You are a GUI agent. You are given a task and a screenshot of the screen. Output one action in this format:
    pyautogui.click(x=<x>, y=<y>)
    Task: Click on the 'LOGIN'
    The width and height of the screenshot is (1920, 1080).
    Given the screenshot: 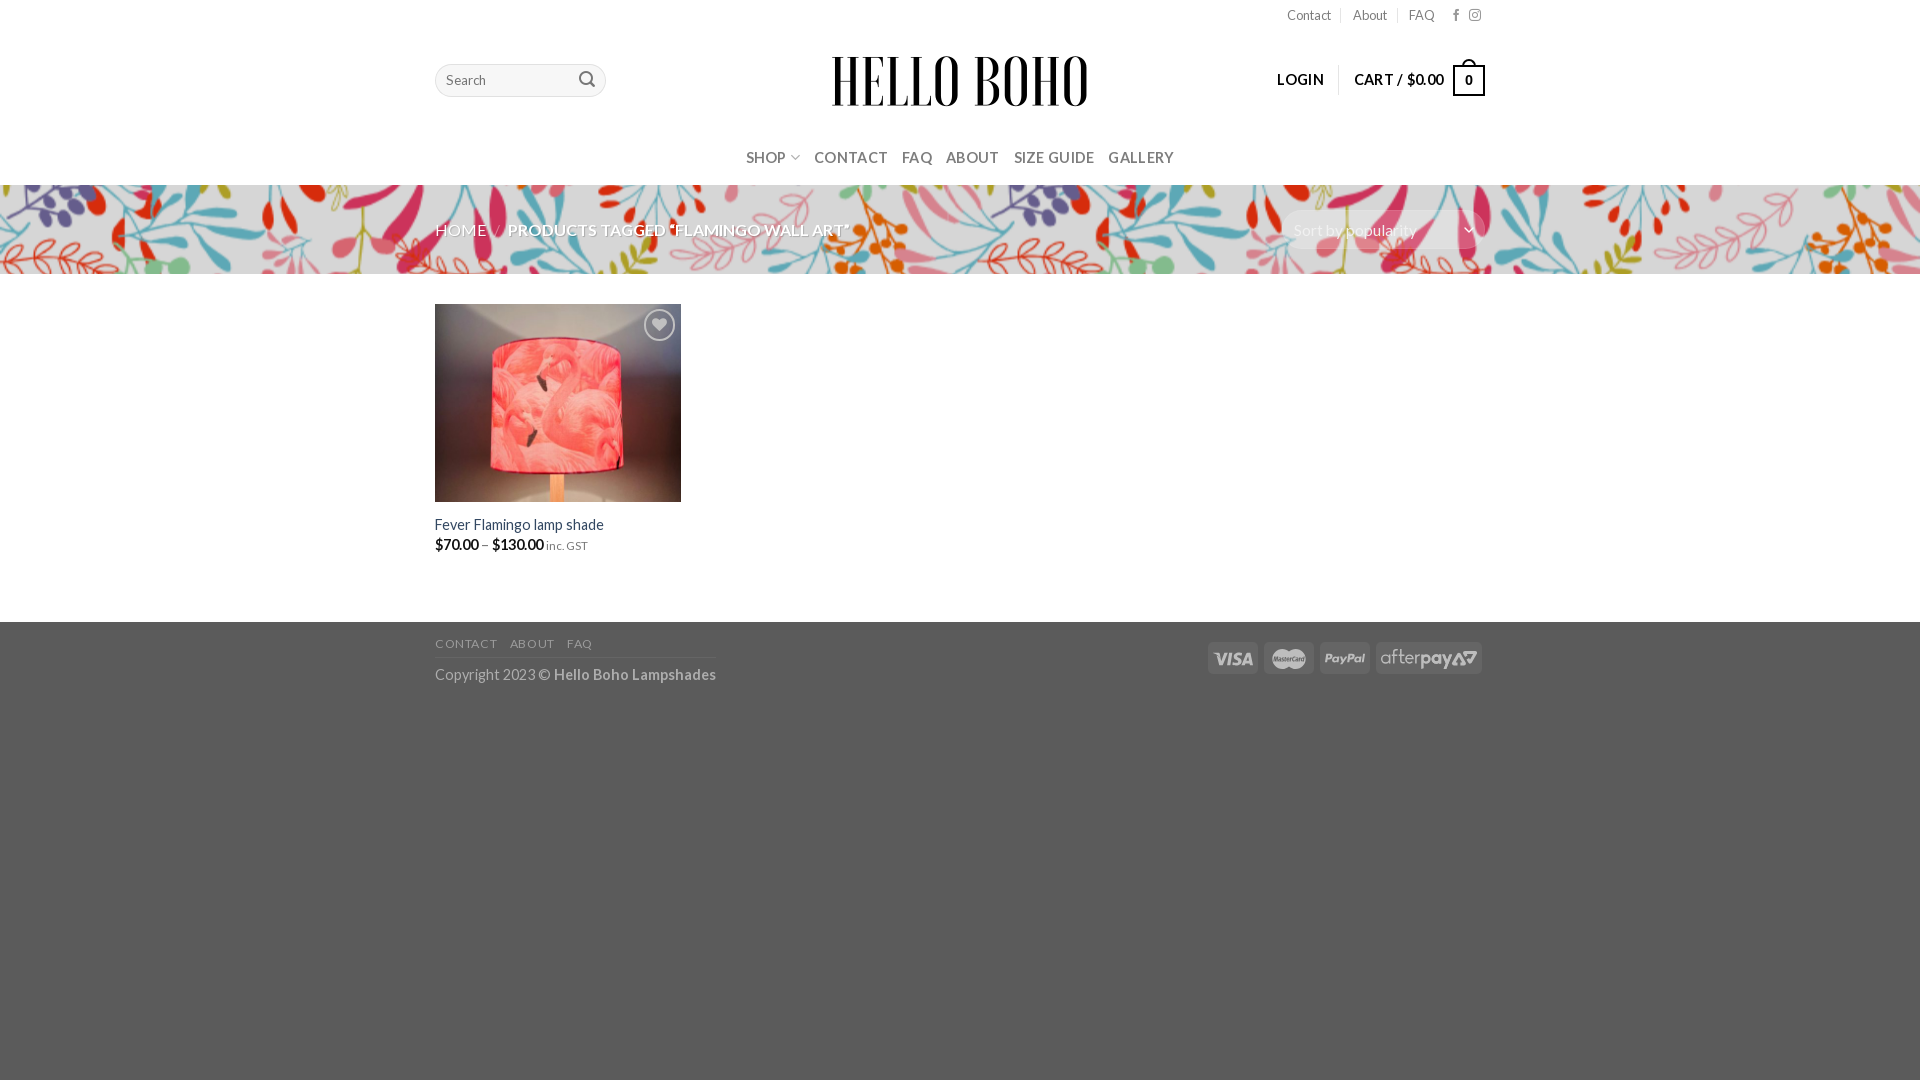 What is the action you would take?
    pyautogui.click(x=1300, y=79)
    